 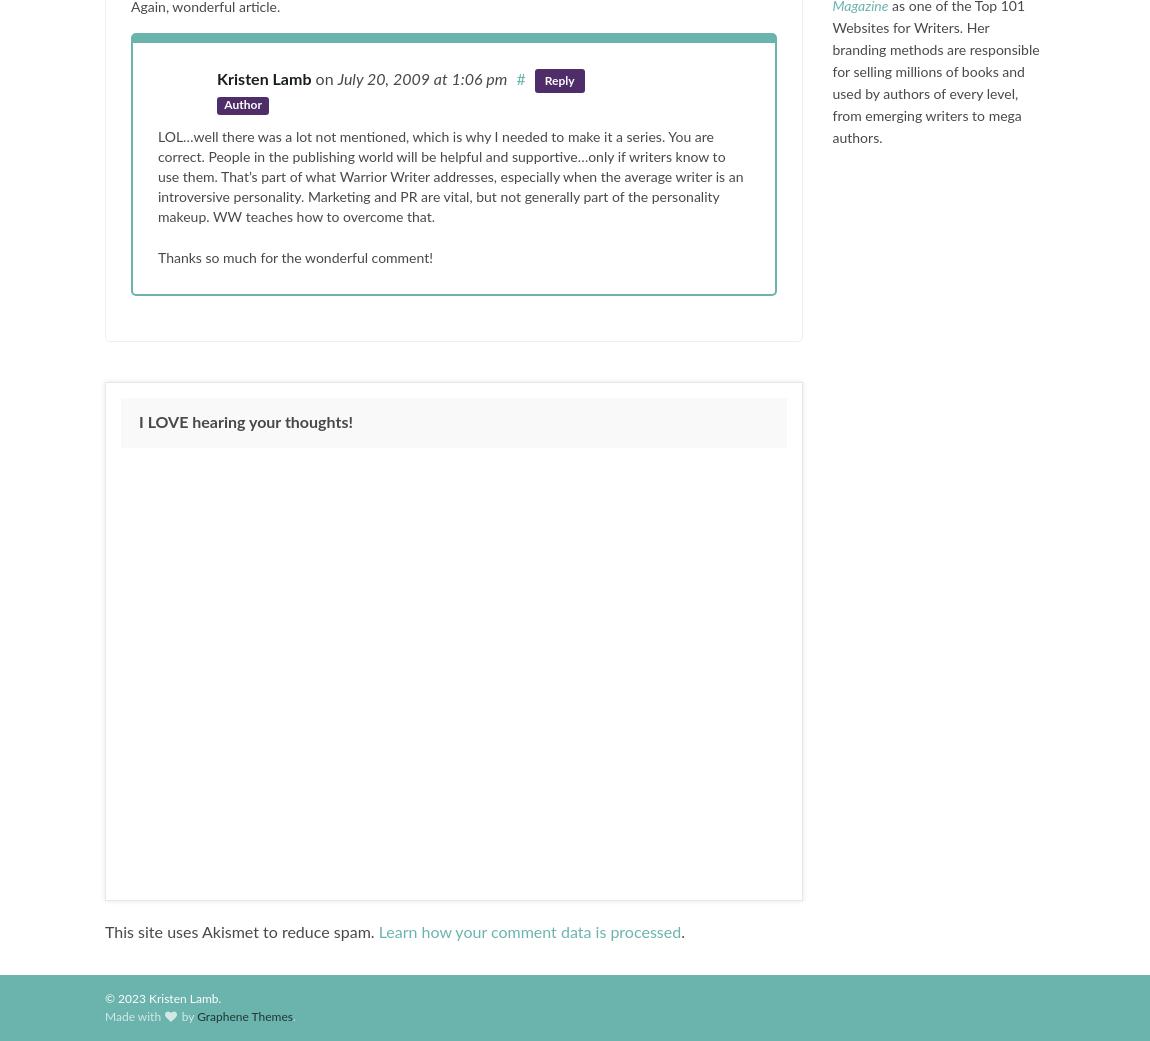 What do you see at coordinates (240, 932) in the screenshot?
I see `'This site uses Akismet to reduce spam.'` at bounding box center [240, 932].